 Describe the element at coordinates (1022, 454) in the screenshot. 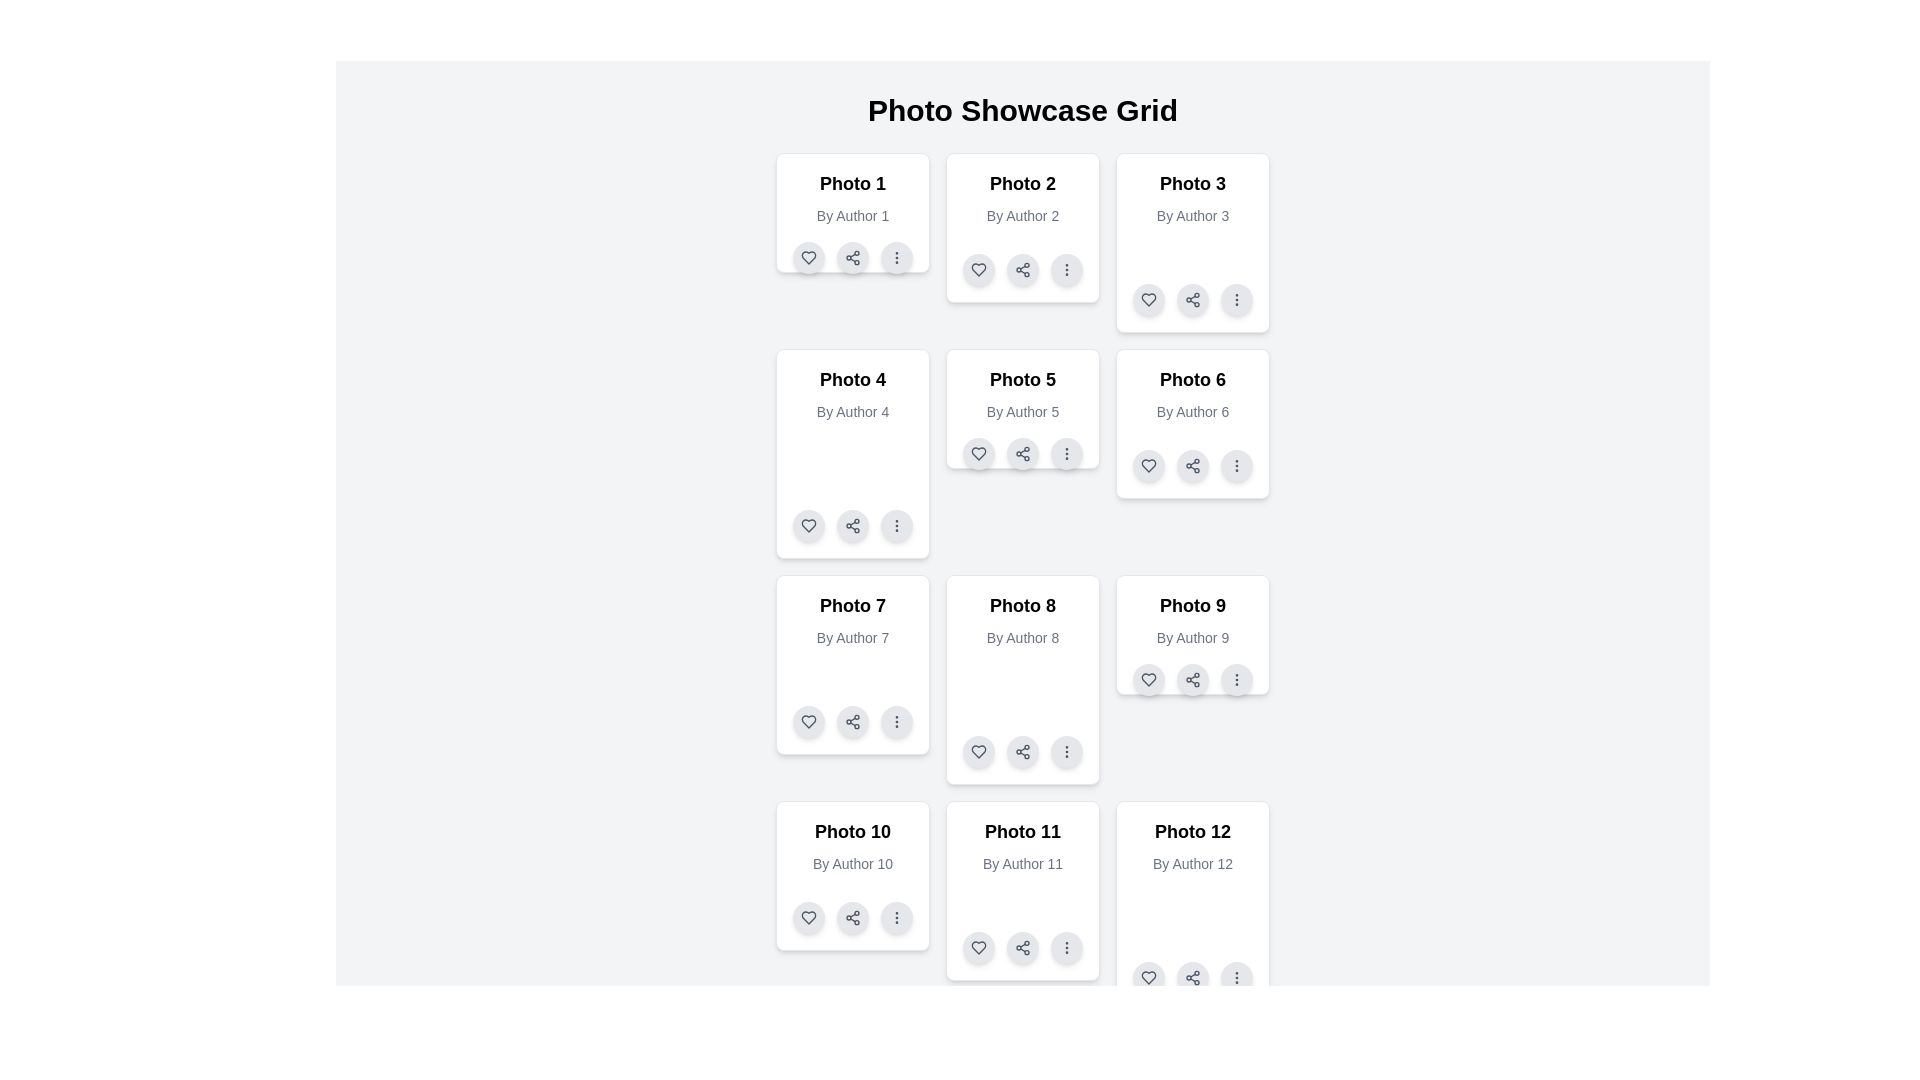

I see `the share icon, which is the second circular icon in the row located at the bottom-right corner of the card titled 'Photo 5'` at that location.